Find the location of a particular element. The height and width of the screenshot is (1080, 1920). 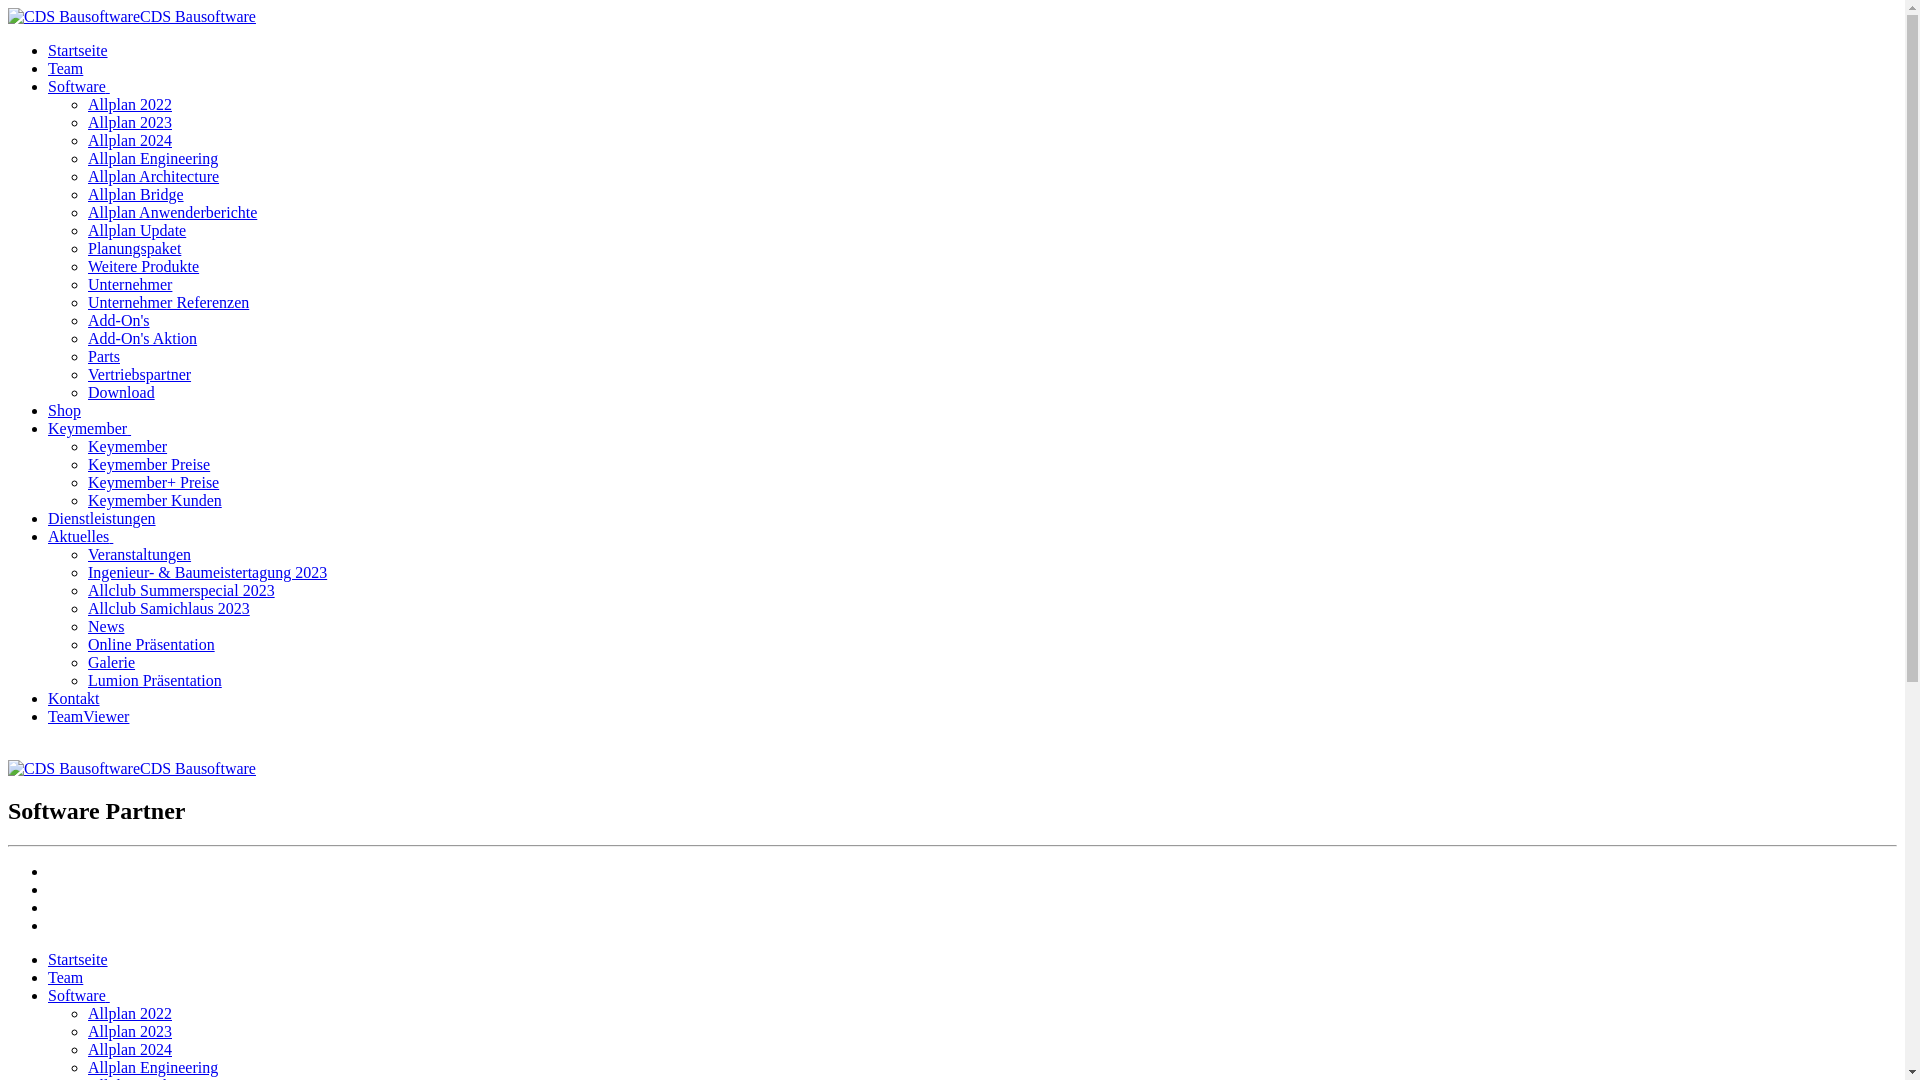

'Allplan Architecture' is located at coordinates (86, 175).